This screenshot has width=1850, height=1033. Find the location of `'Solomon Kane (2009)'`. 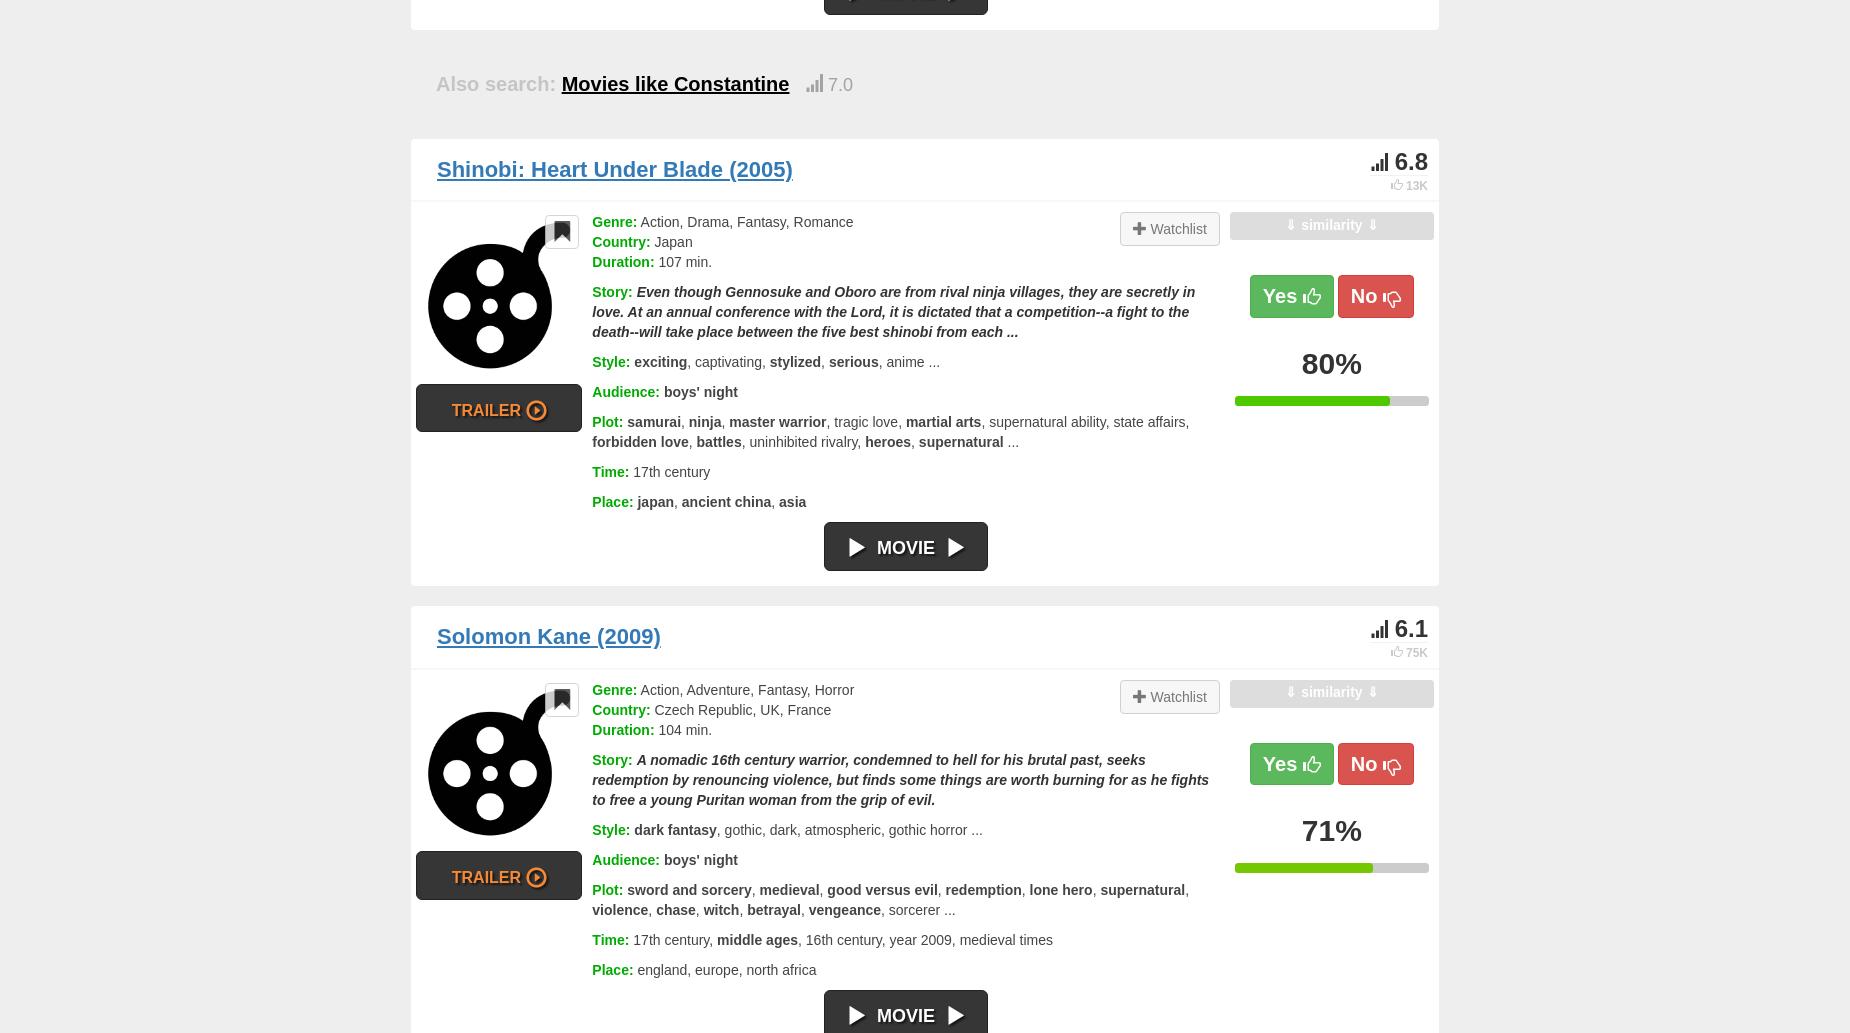

'Solomon Kane (2009)' is located at coordinates (548, 635).